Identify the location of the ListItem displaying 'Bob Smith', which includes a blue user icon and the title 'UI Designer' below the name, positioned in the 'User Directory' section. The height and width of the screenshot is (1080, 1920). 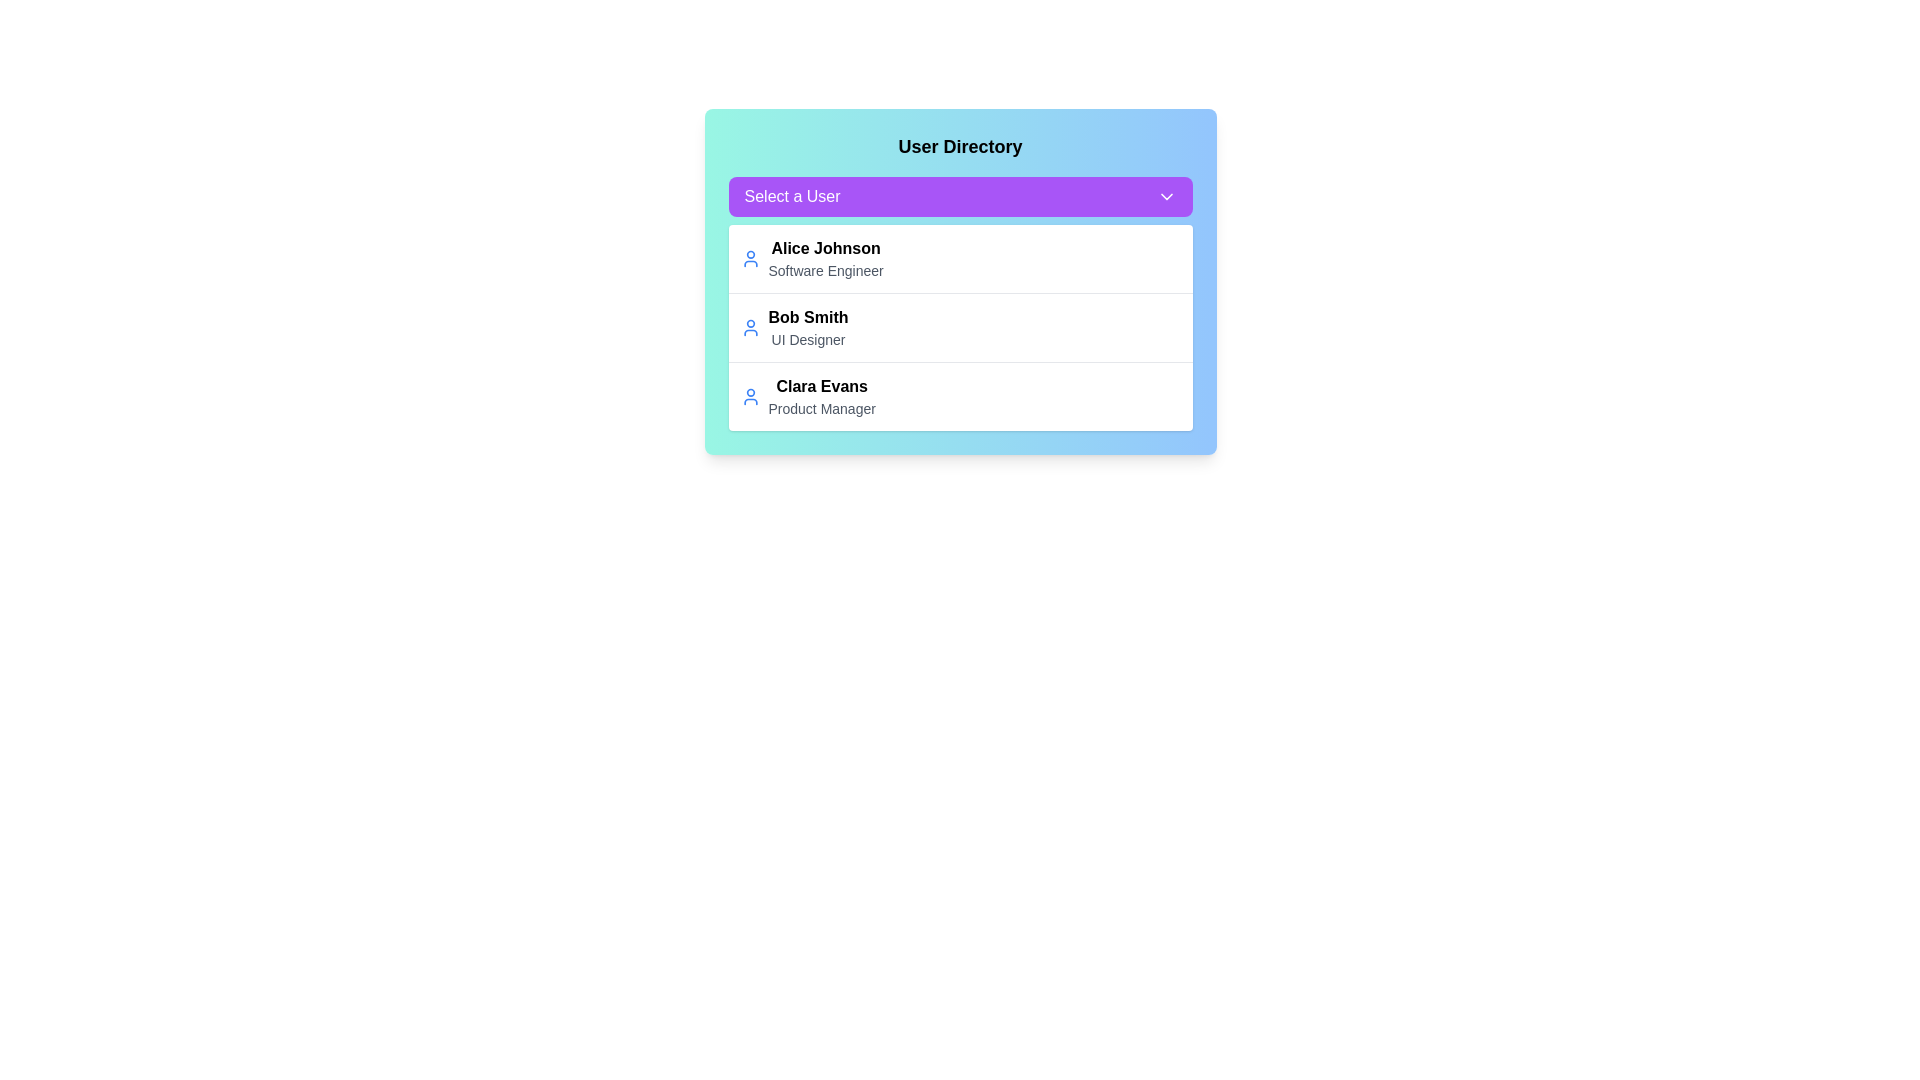
(793, 326).